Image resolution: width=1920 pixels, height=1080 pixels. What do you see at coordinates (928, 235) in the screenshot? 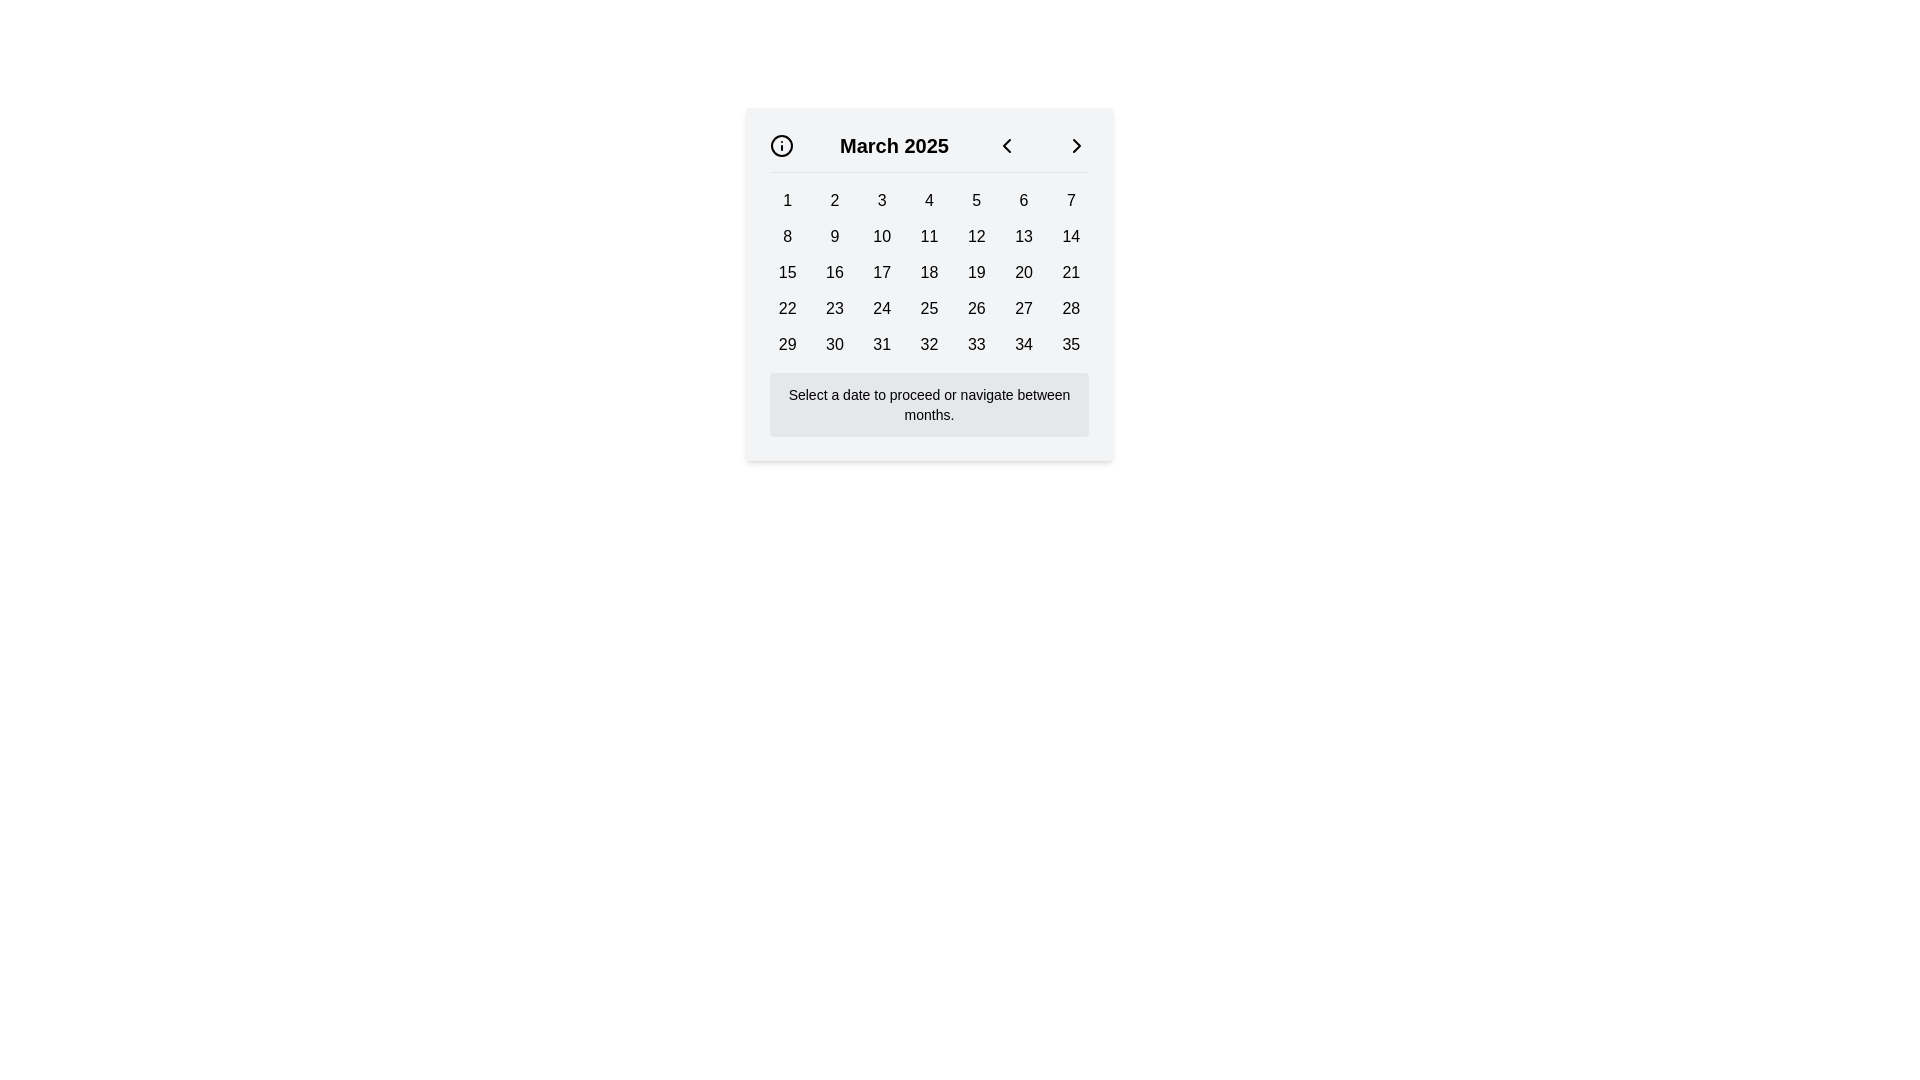
I see `the button labeled '11' in the calendar` at bounding box center [928, 235].